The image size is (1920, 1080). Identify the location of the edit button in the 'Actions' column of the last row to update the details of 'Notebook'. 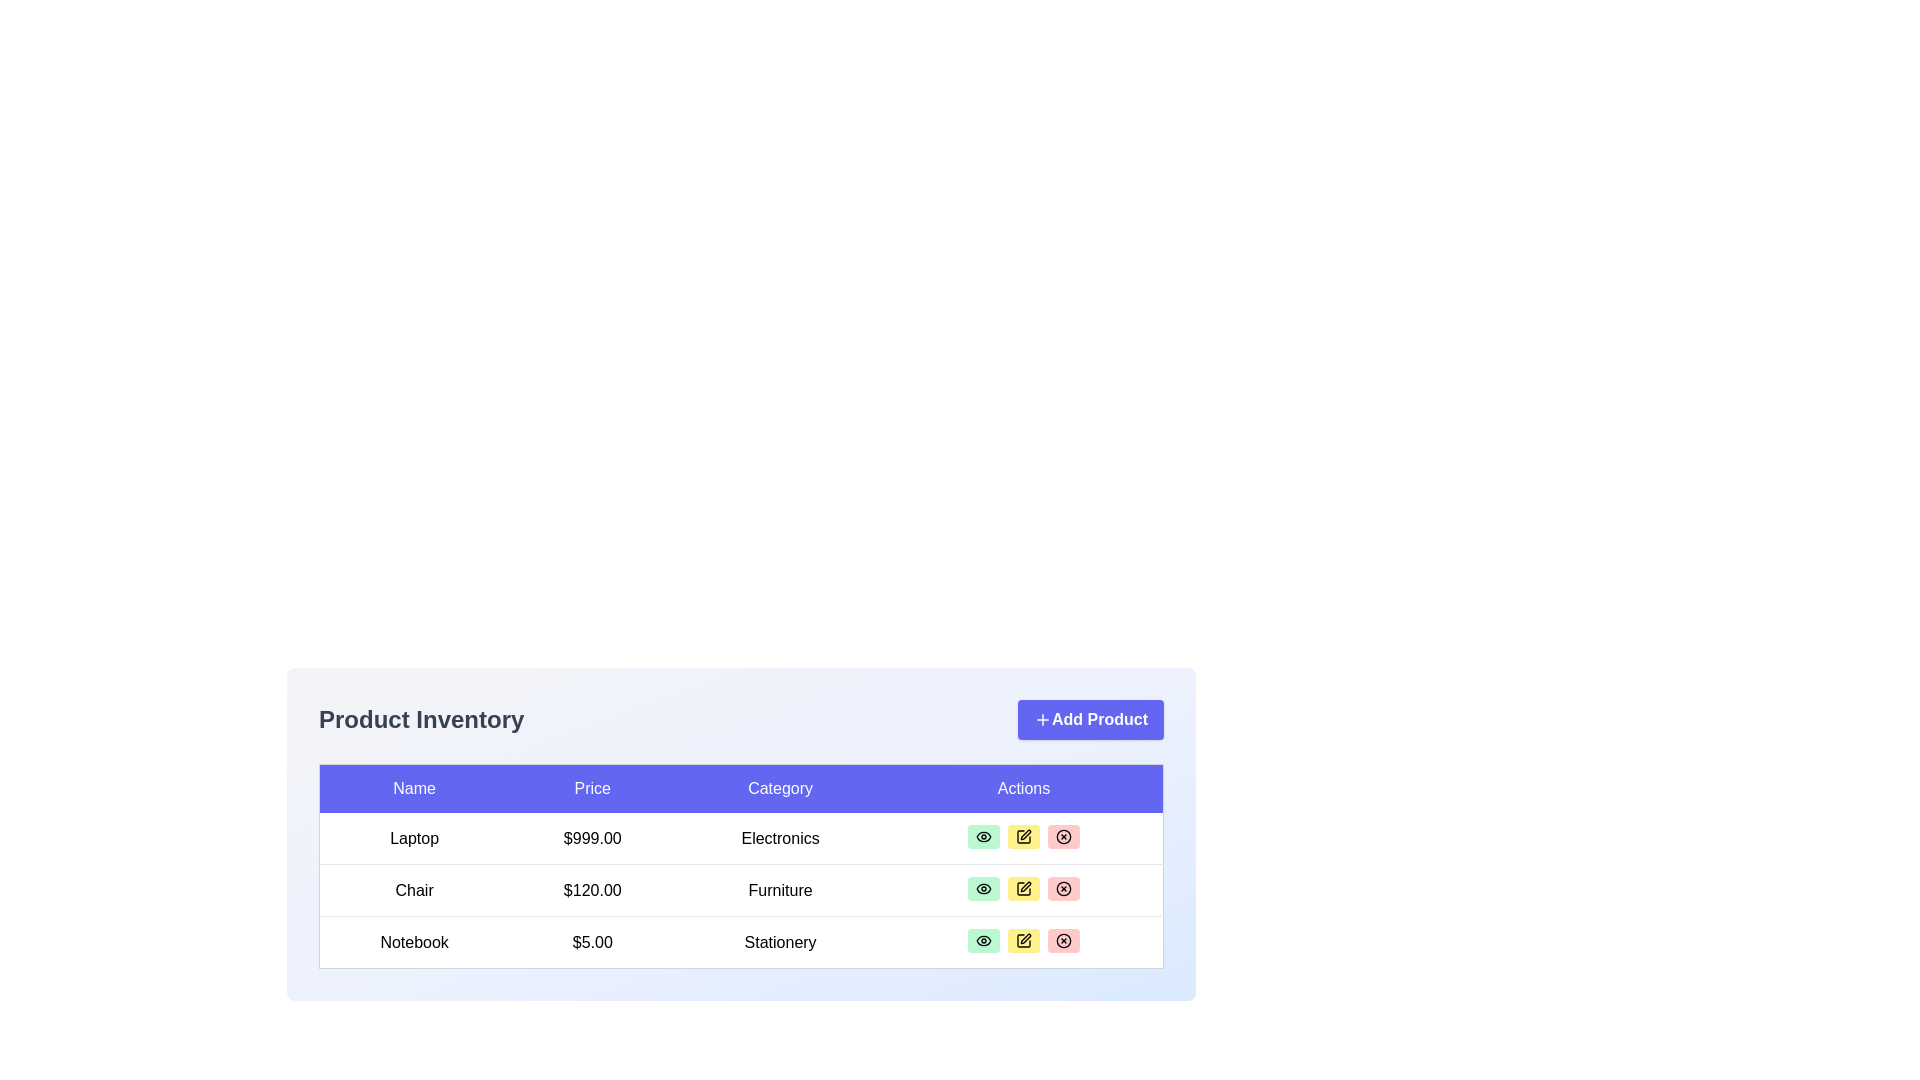
(1023, 941).